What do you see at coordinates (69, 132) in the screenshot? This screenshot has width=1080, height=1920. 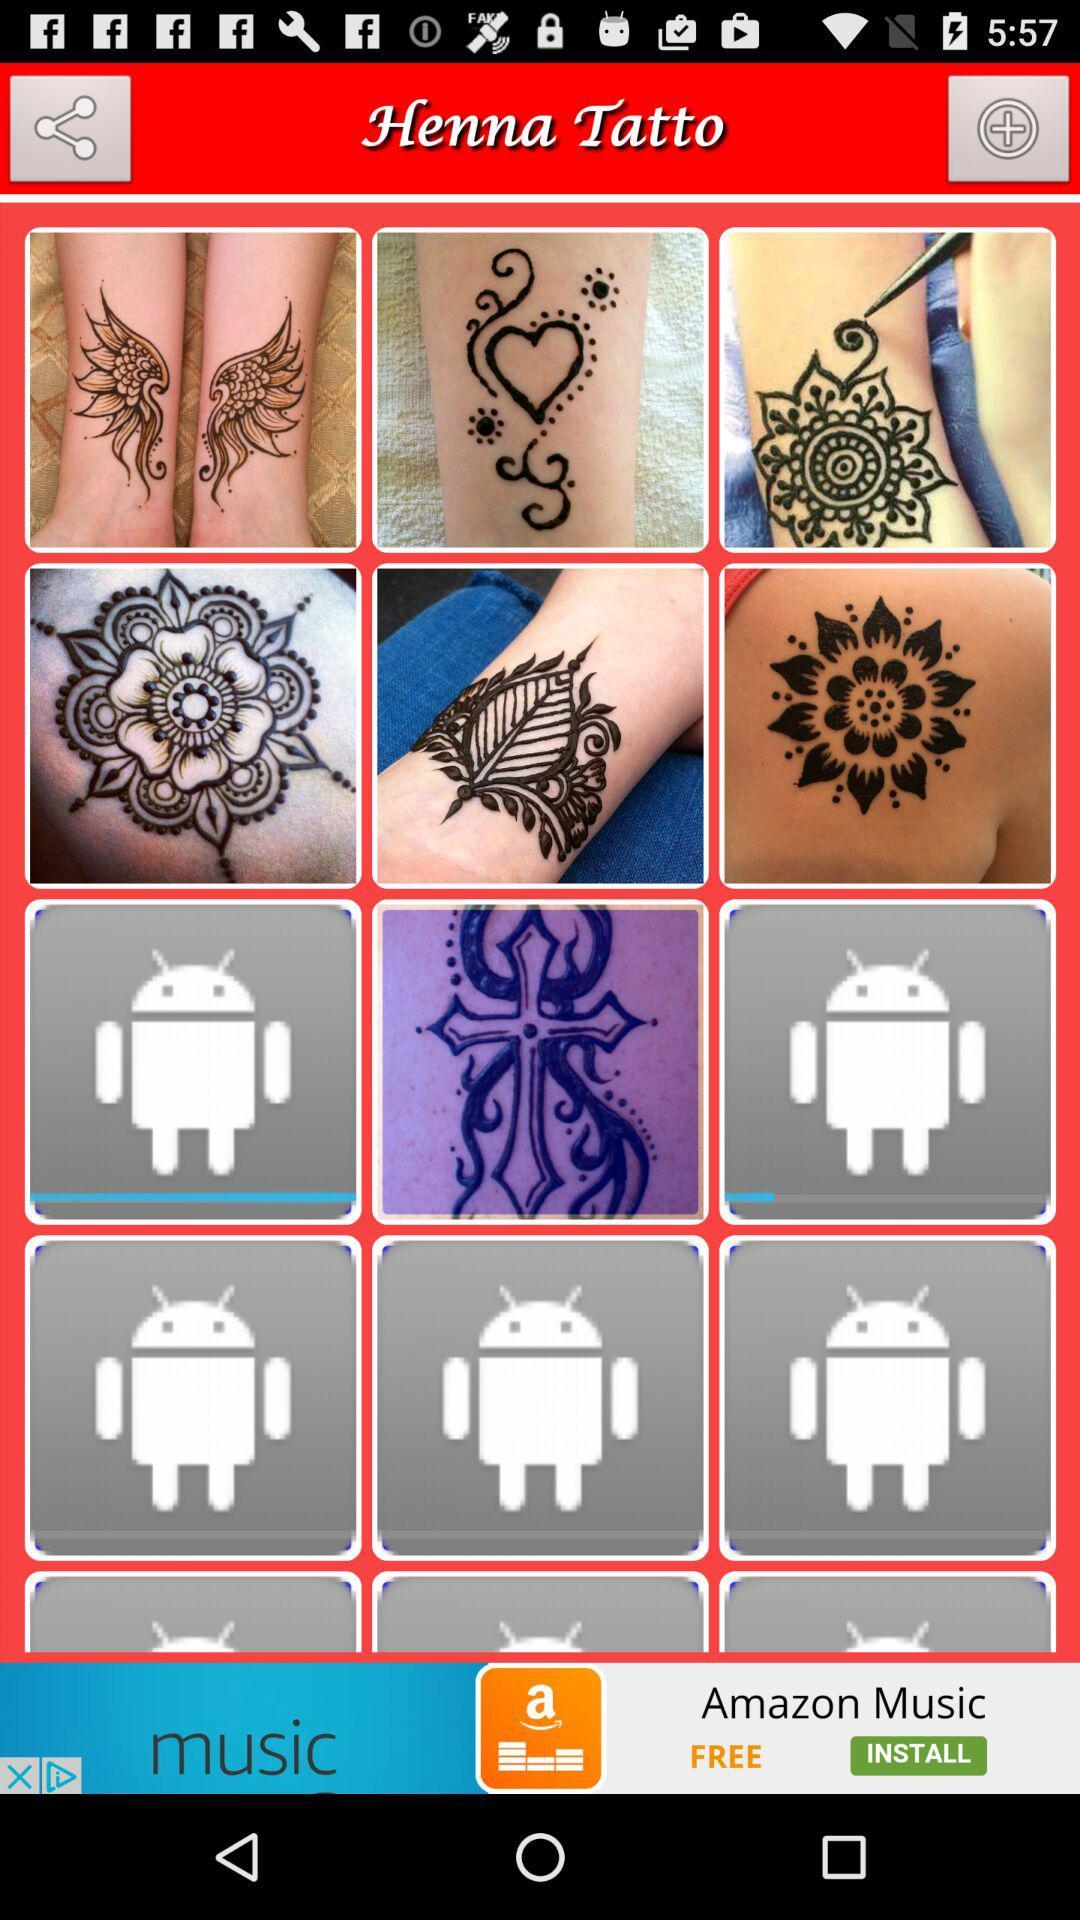 I see `share` at bounding box center [69, 132].